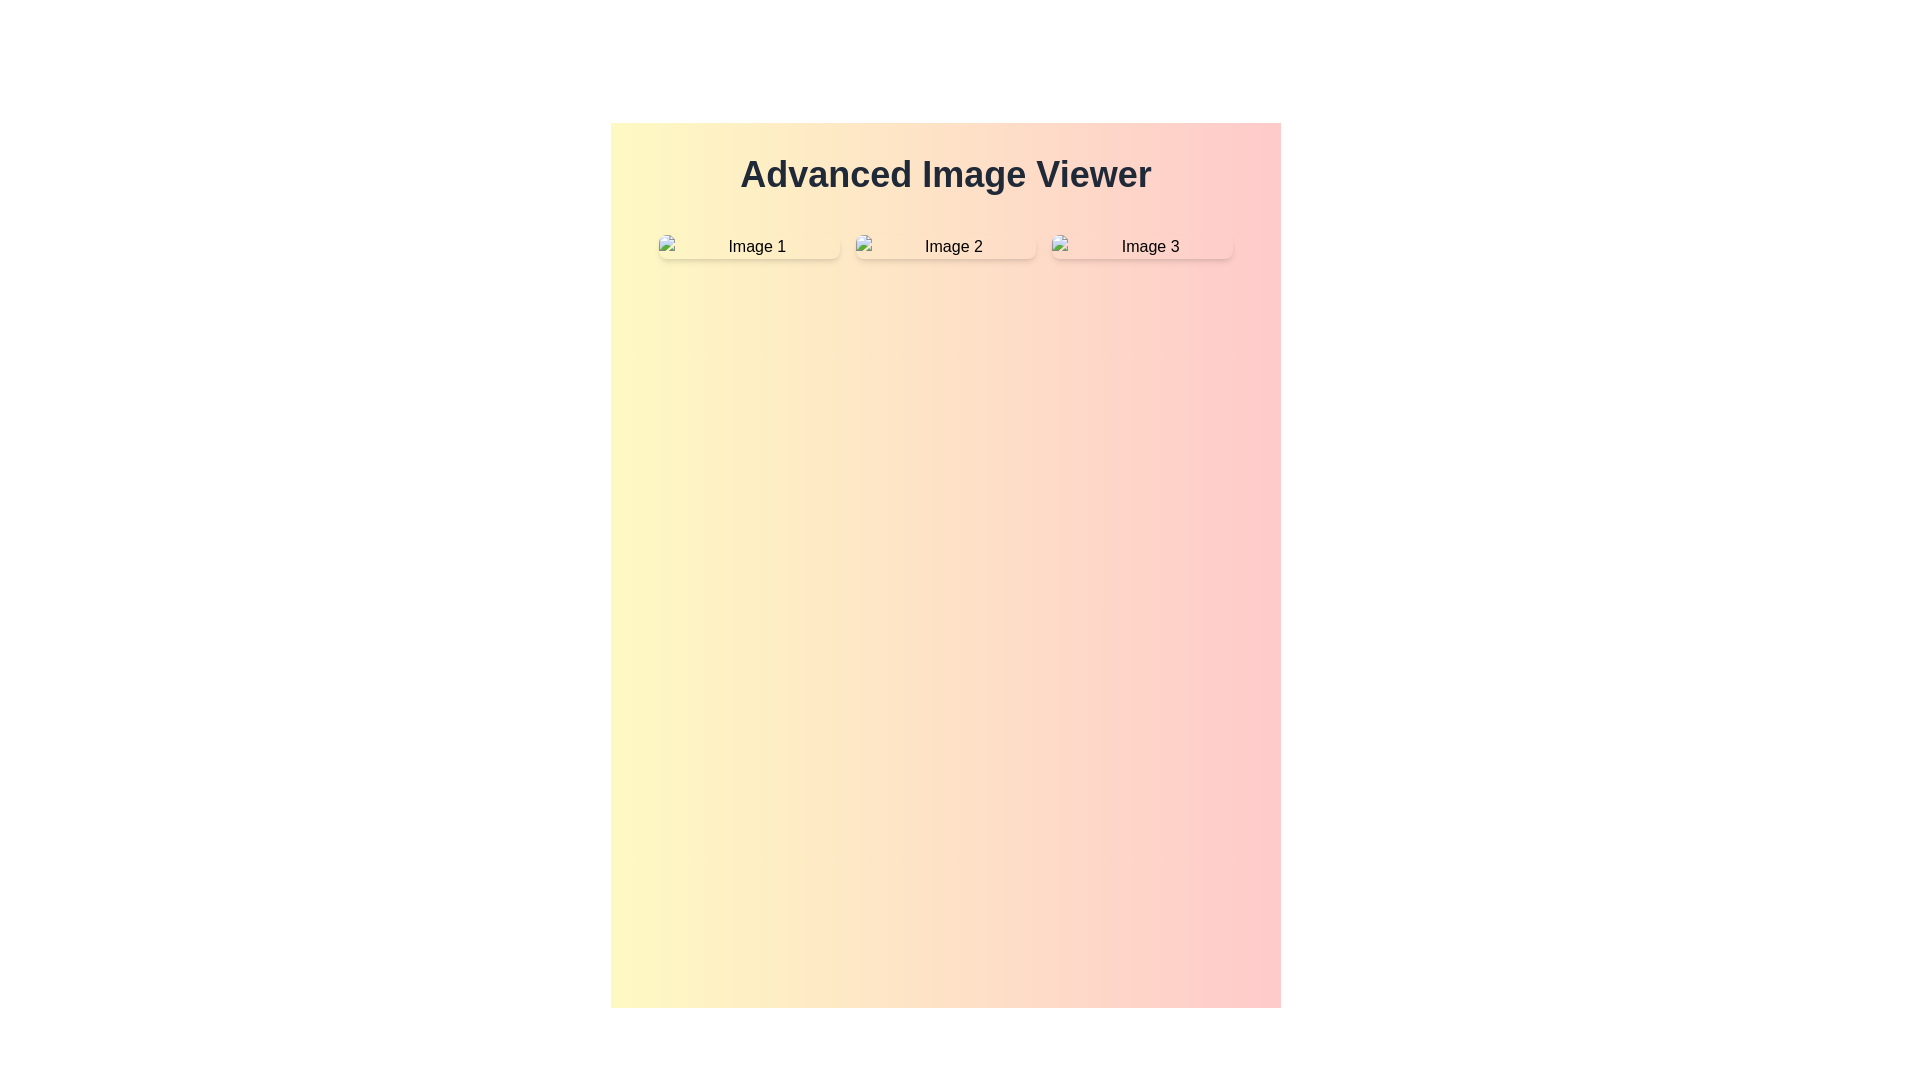 Image resolution: width=1920 pixels, height=1080 pixels. I want to click on title text element that serves as a heading for the webpage, positioned centrally above the grid section, so click(944, 173).